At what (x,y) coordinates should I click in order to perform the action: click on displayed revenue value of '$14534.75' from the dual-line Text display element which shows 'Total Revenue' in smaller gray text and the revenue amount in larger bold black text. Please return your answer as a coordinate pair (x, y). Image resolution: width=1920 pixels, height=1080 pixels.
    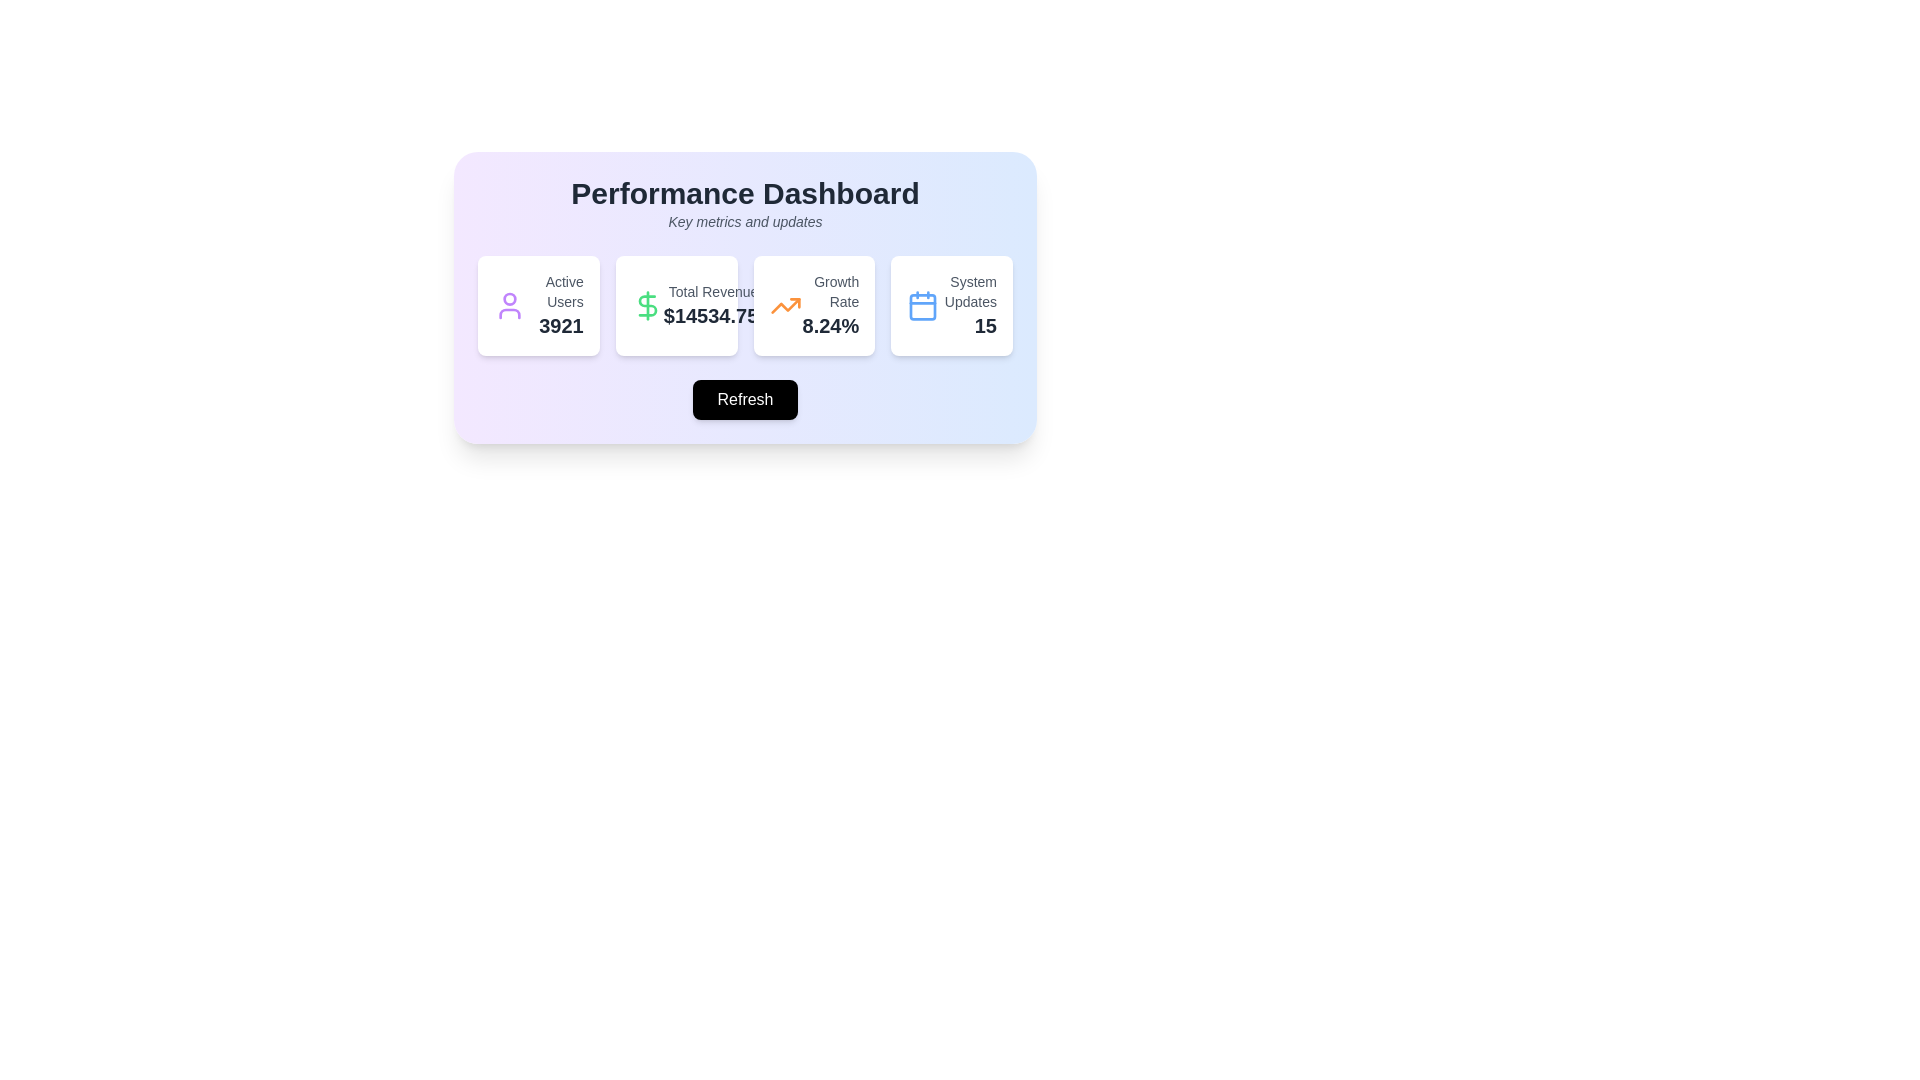
    Looking at the image, I should click on (710, 305).